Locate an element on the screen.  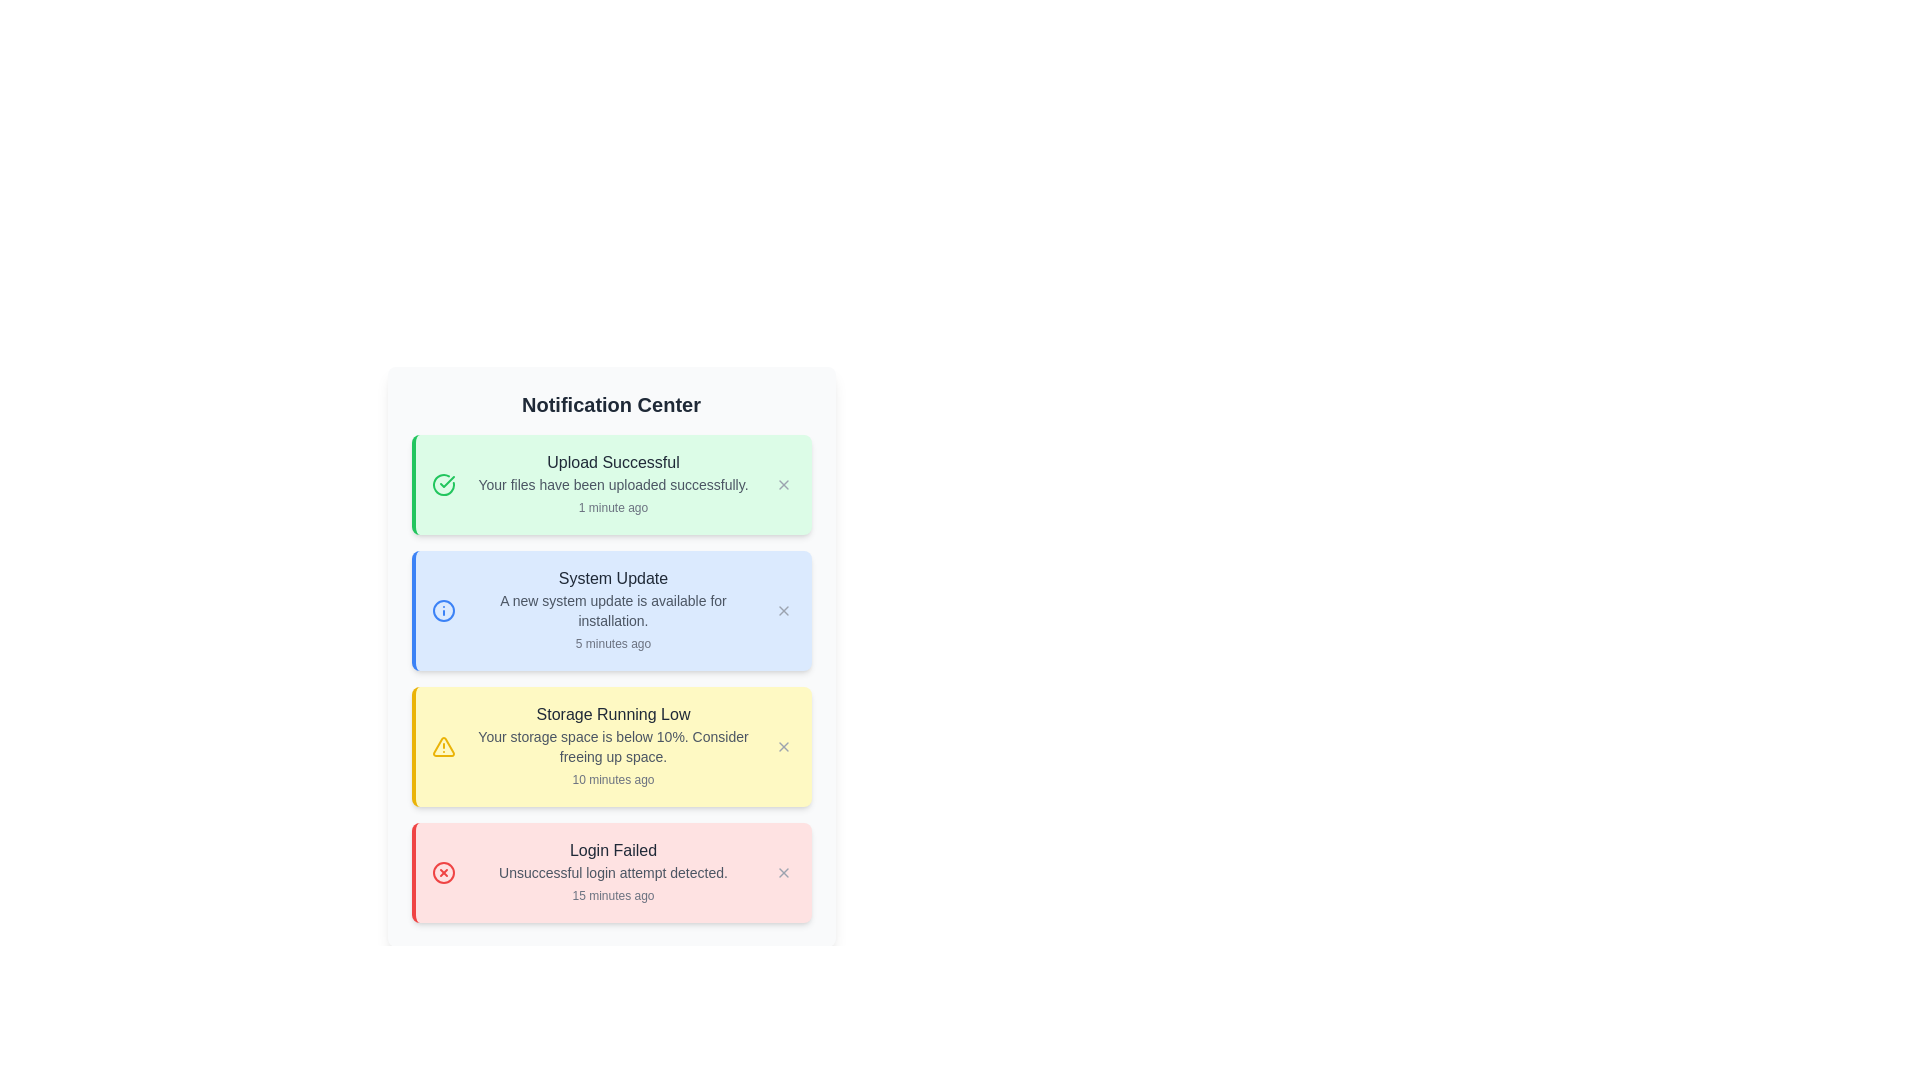
the text label that reads 'System Update', which is styled with a medium-weight font and gray color (#4a4a4a), located at the top of the blue notification card is located at coordinates (612, 578).